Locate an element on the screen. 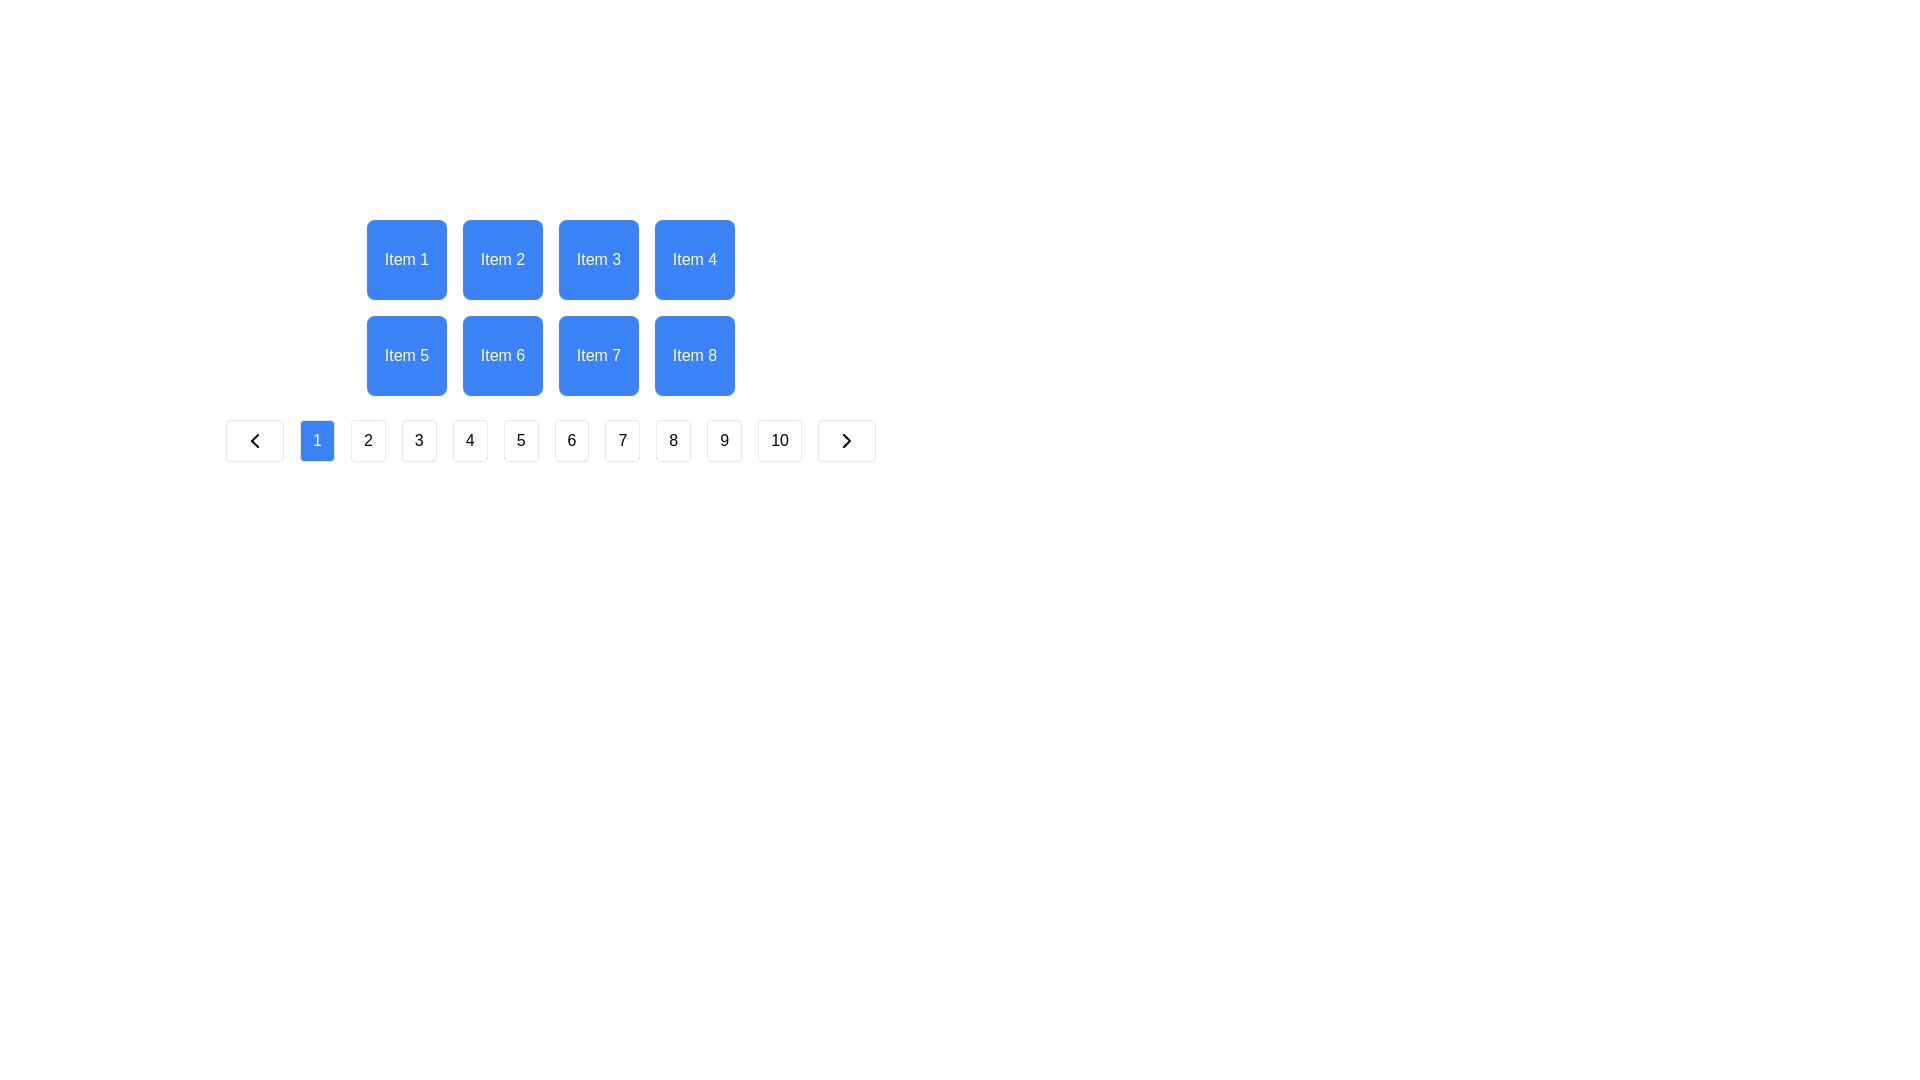 The image size is (1920, 1080). the SVG chevron icon located in the pagination control area is located at coordinates (253, 439).